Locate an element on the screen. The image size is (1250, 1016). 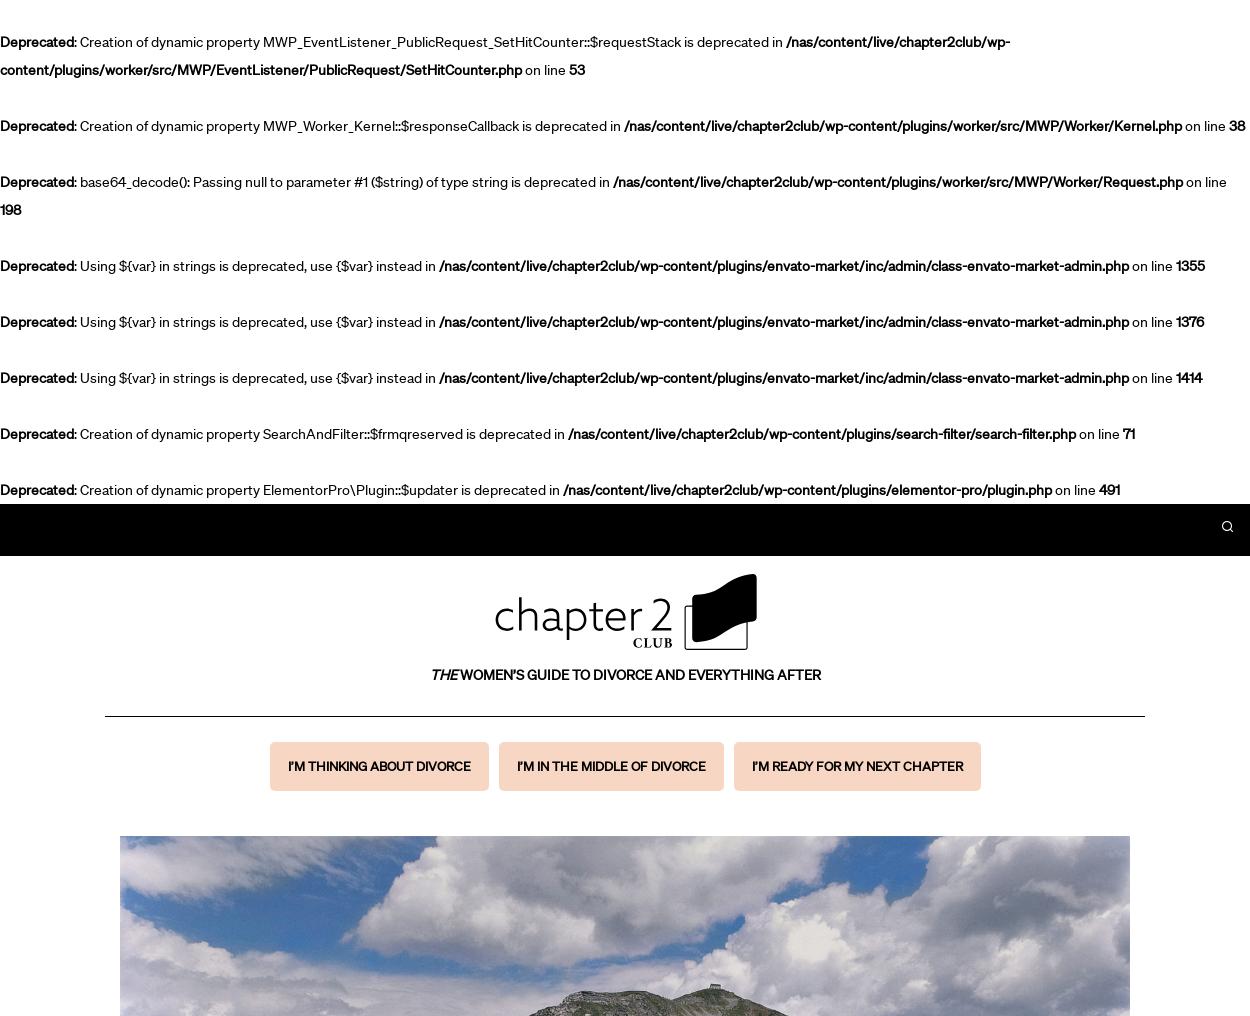
'/nas/content/live/chapter2club/wp-content/plugins/worker/src/MWP/Worker/Kernel.php' is located at coordinates (623, 125).